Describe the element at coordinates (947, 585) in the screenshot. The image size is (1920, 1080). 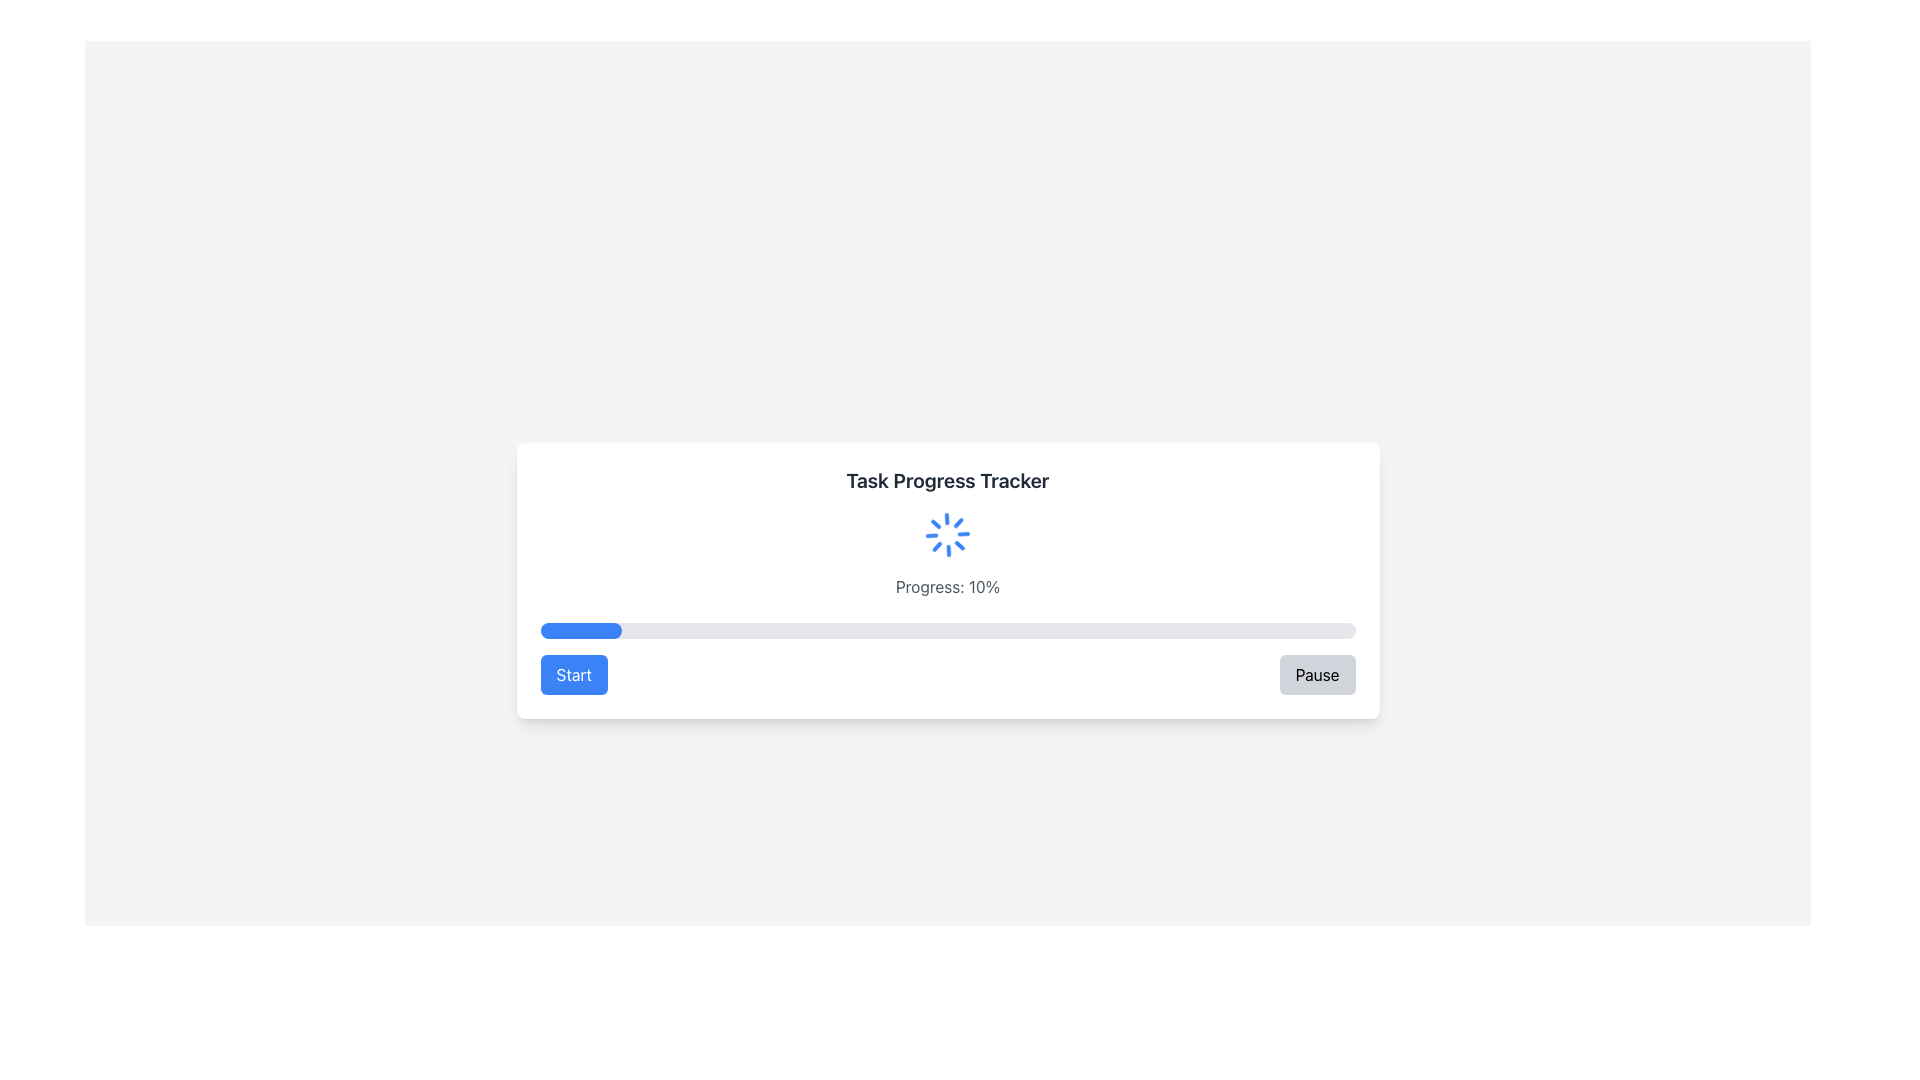
I see `the text display showing 'Progress: 0%' which is styled in gray and located at the bottom-center of the interface, below the spinning loader` at that location.